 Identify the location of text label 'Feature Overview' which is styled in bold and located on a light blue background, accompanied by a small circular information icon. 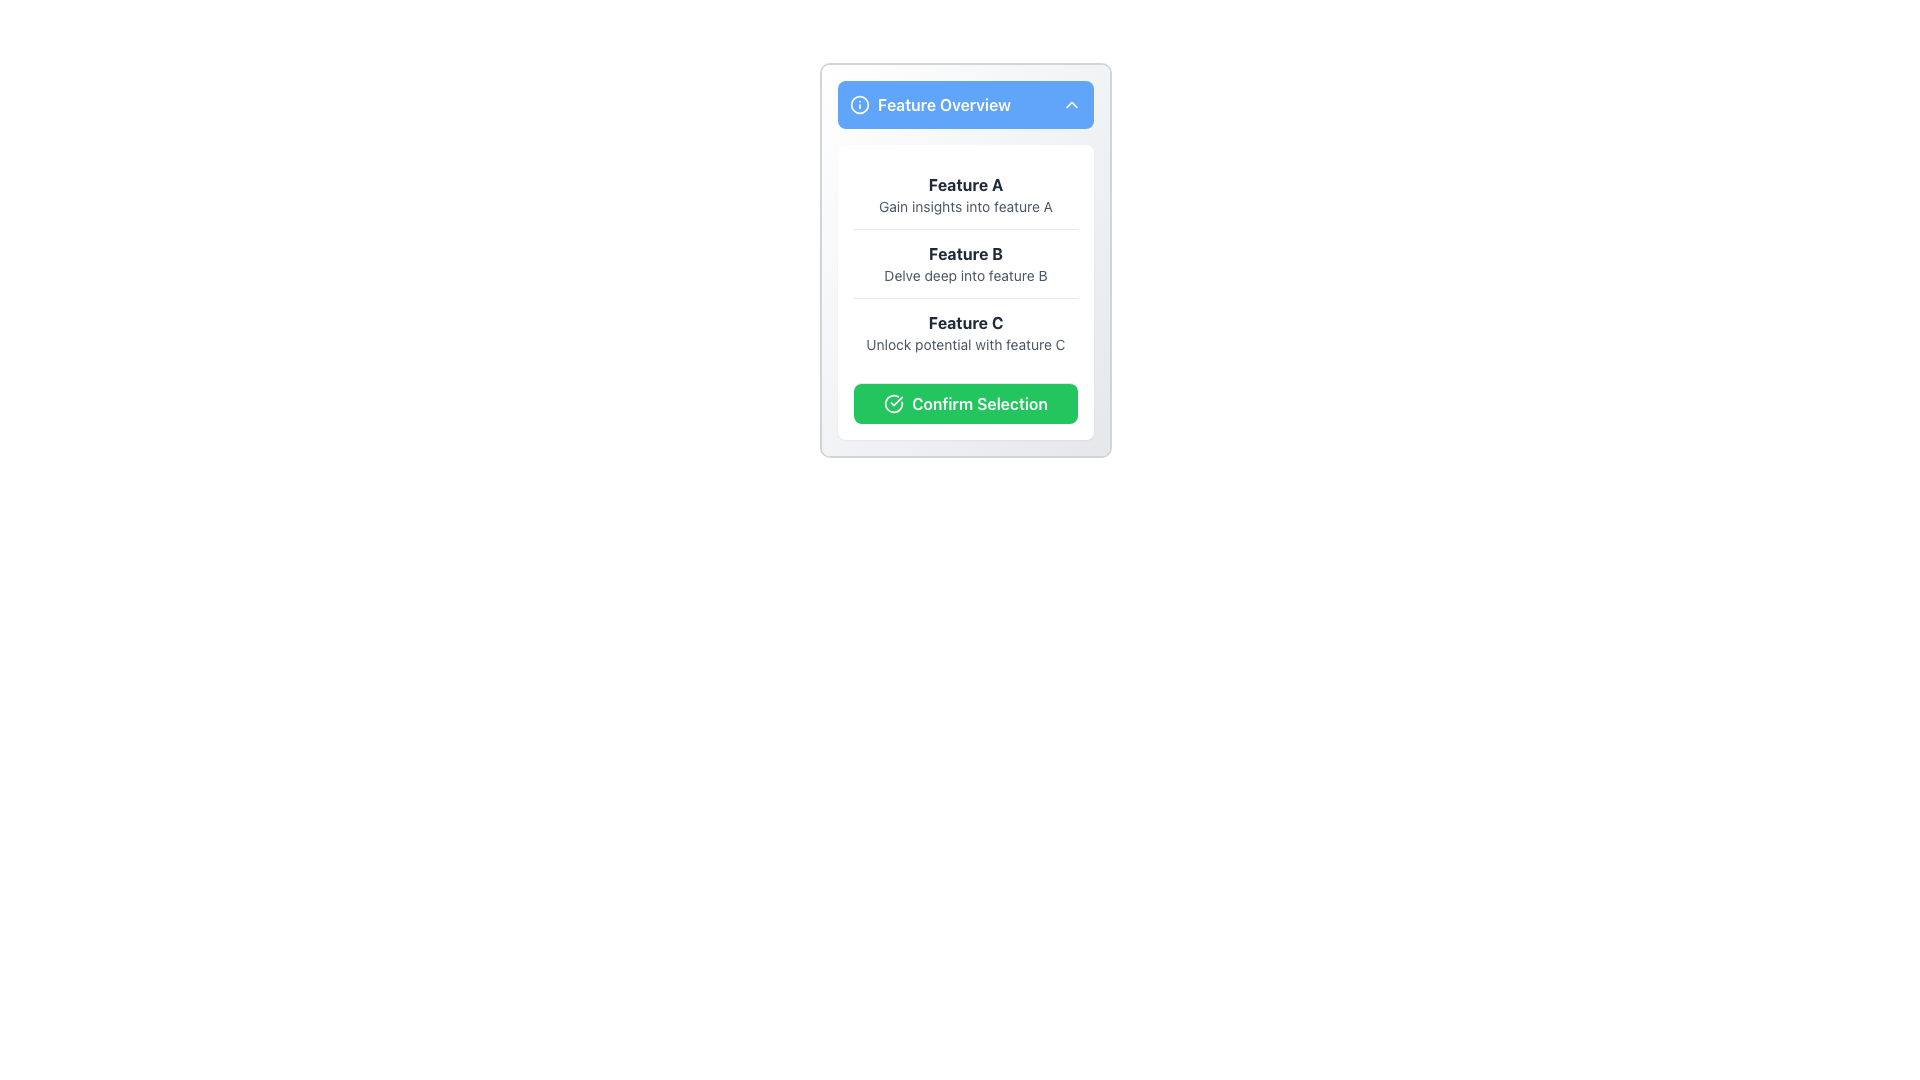
(929, 104).